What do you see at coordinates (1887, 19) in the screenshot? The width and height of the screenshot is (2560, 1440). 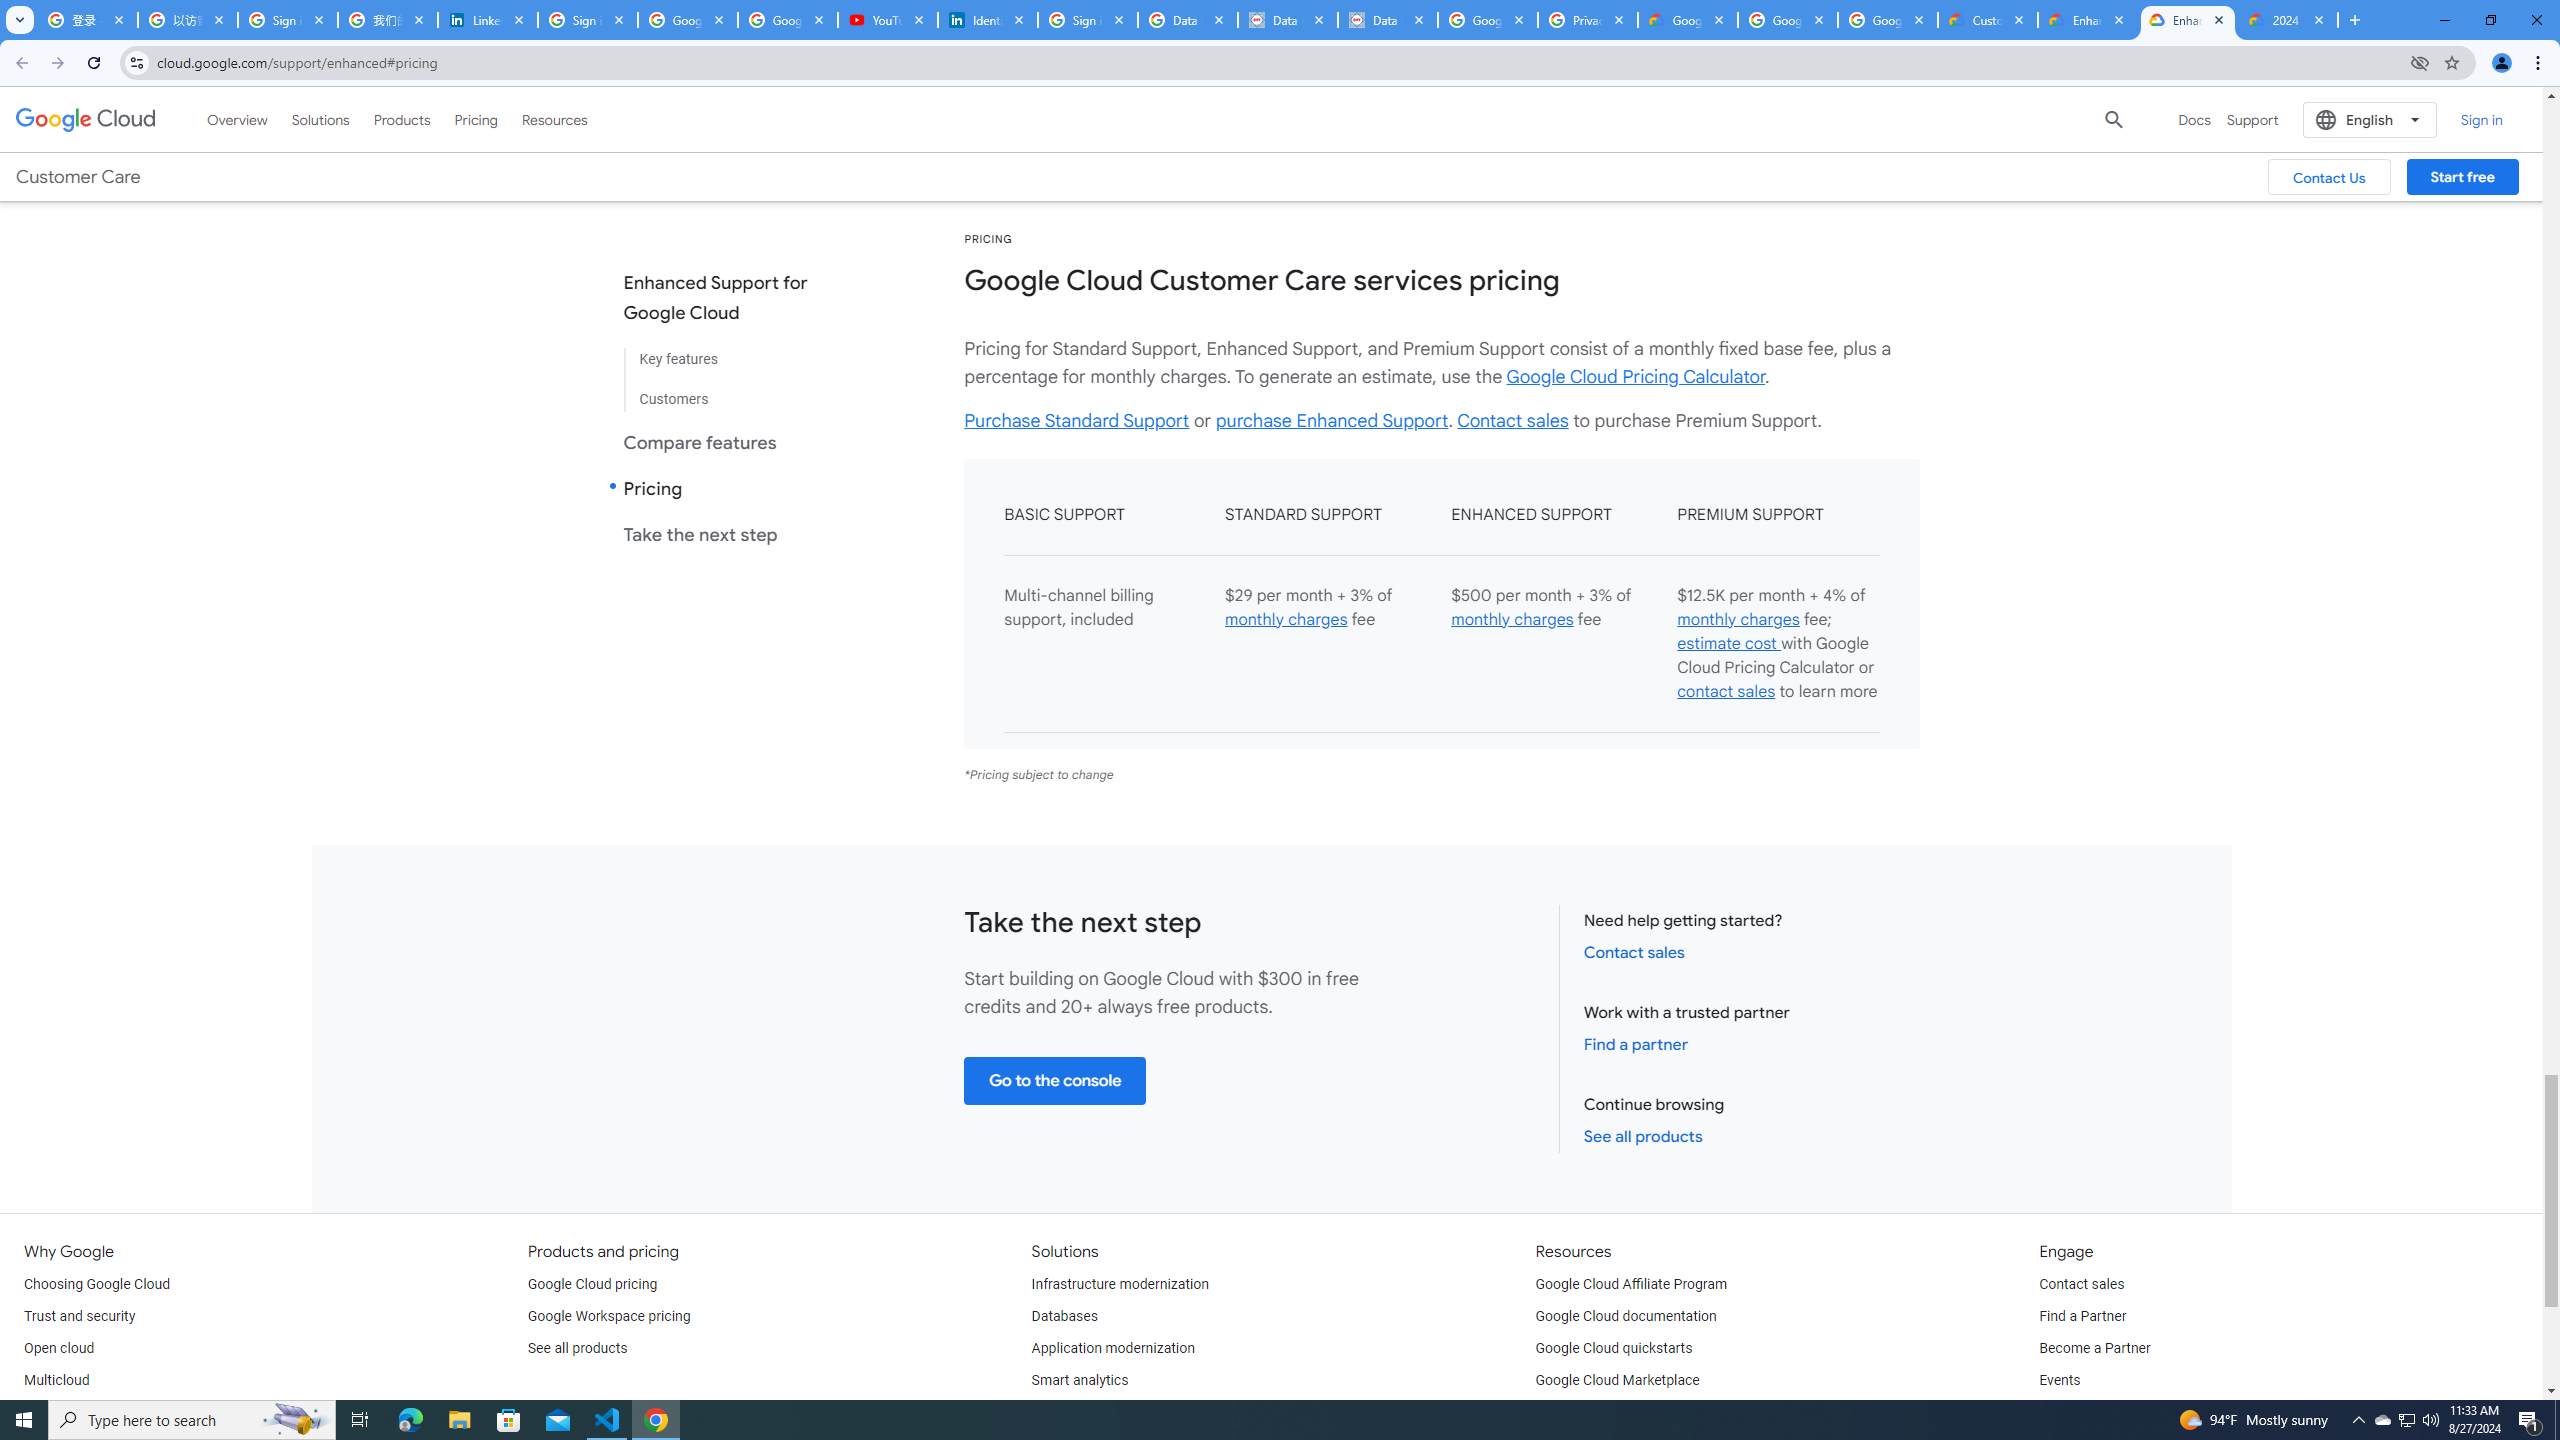 I see `'Google Workspace - Specific Terms'` at bounding box center [1887, 19].